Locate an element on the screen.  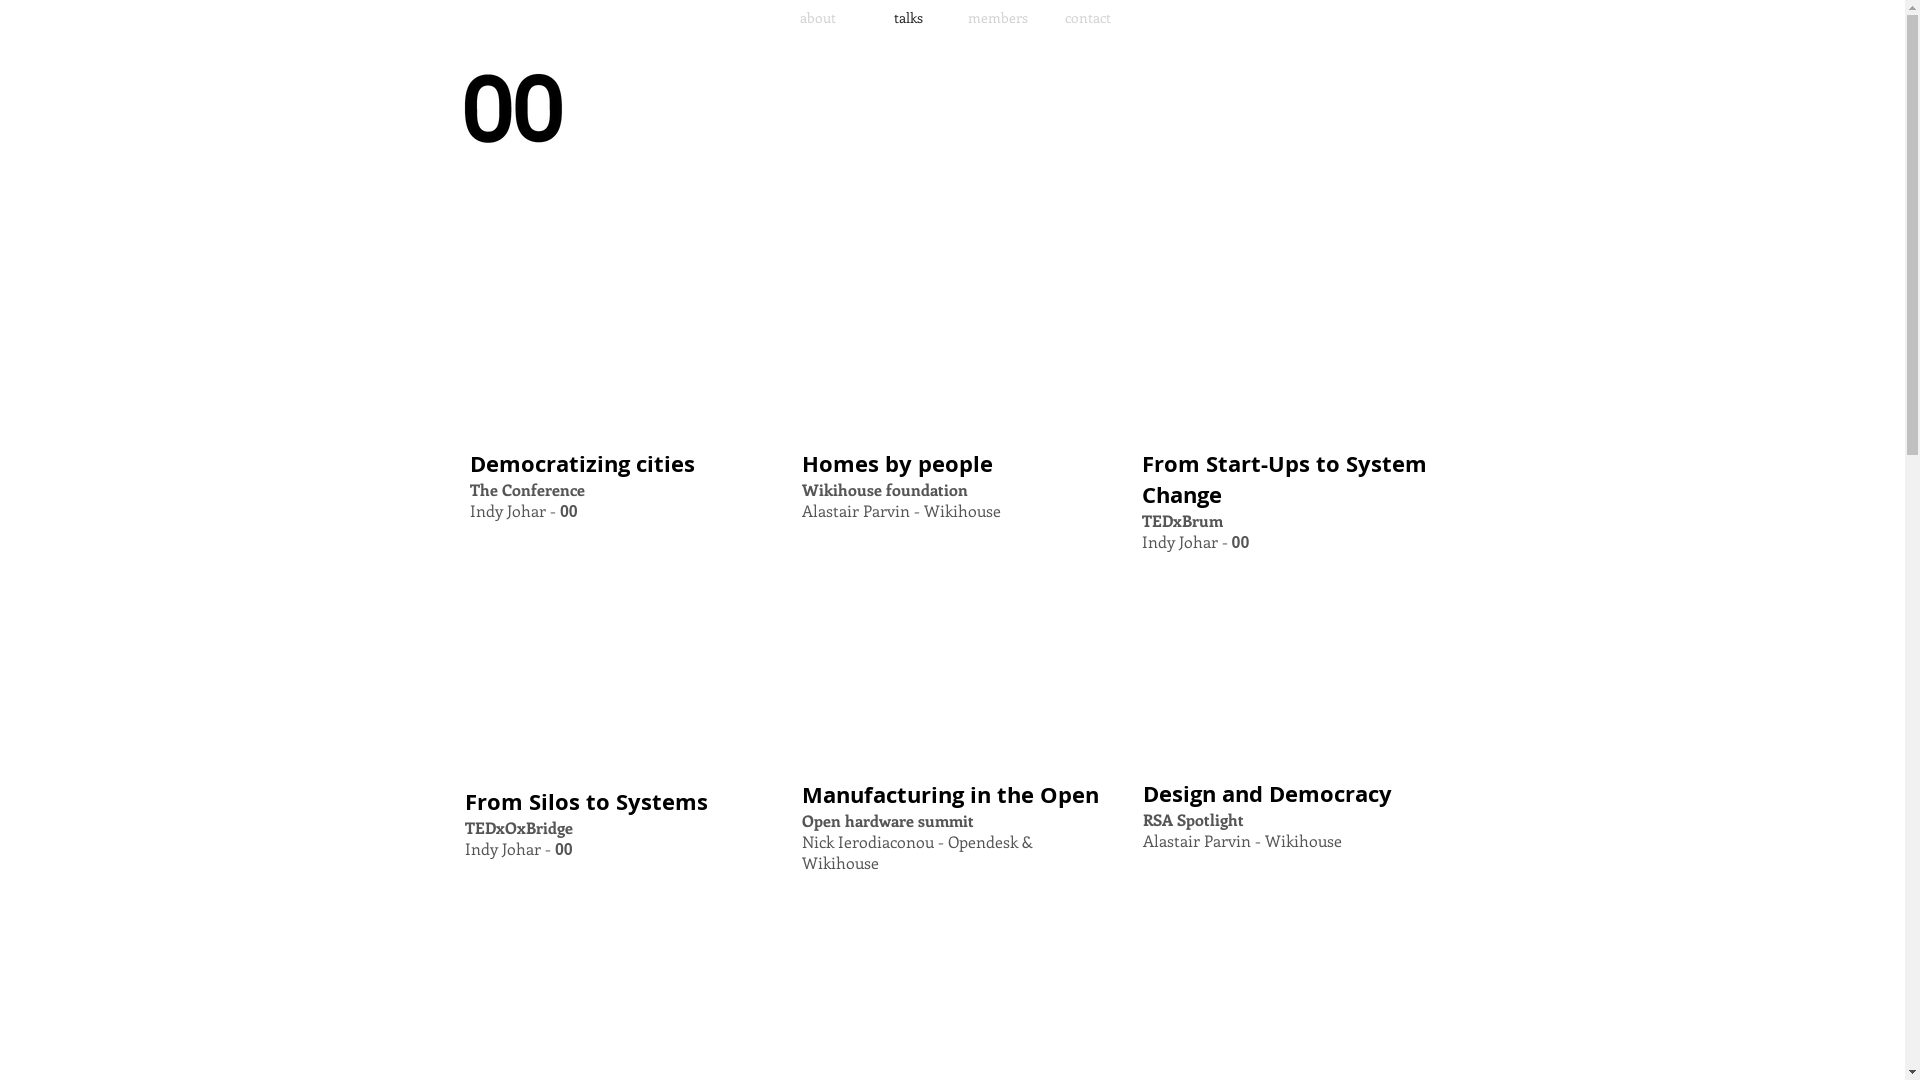
'contact' is located at coordinates (1087, 18).